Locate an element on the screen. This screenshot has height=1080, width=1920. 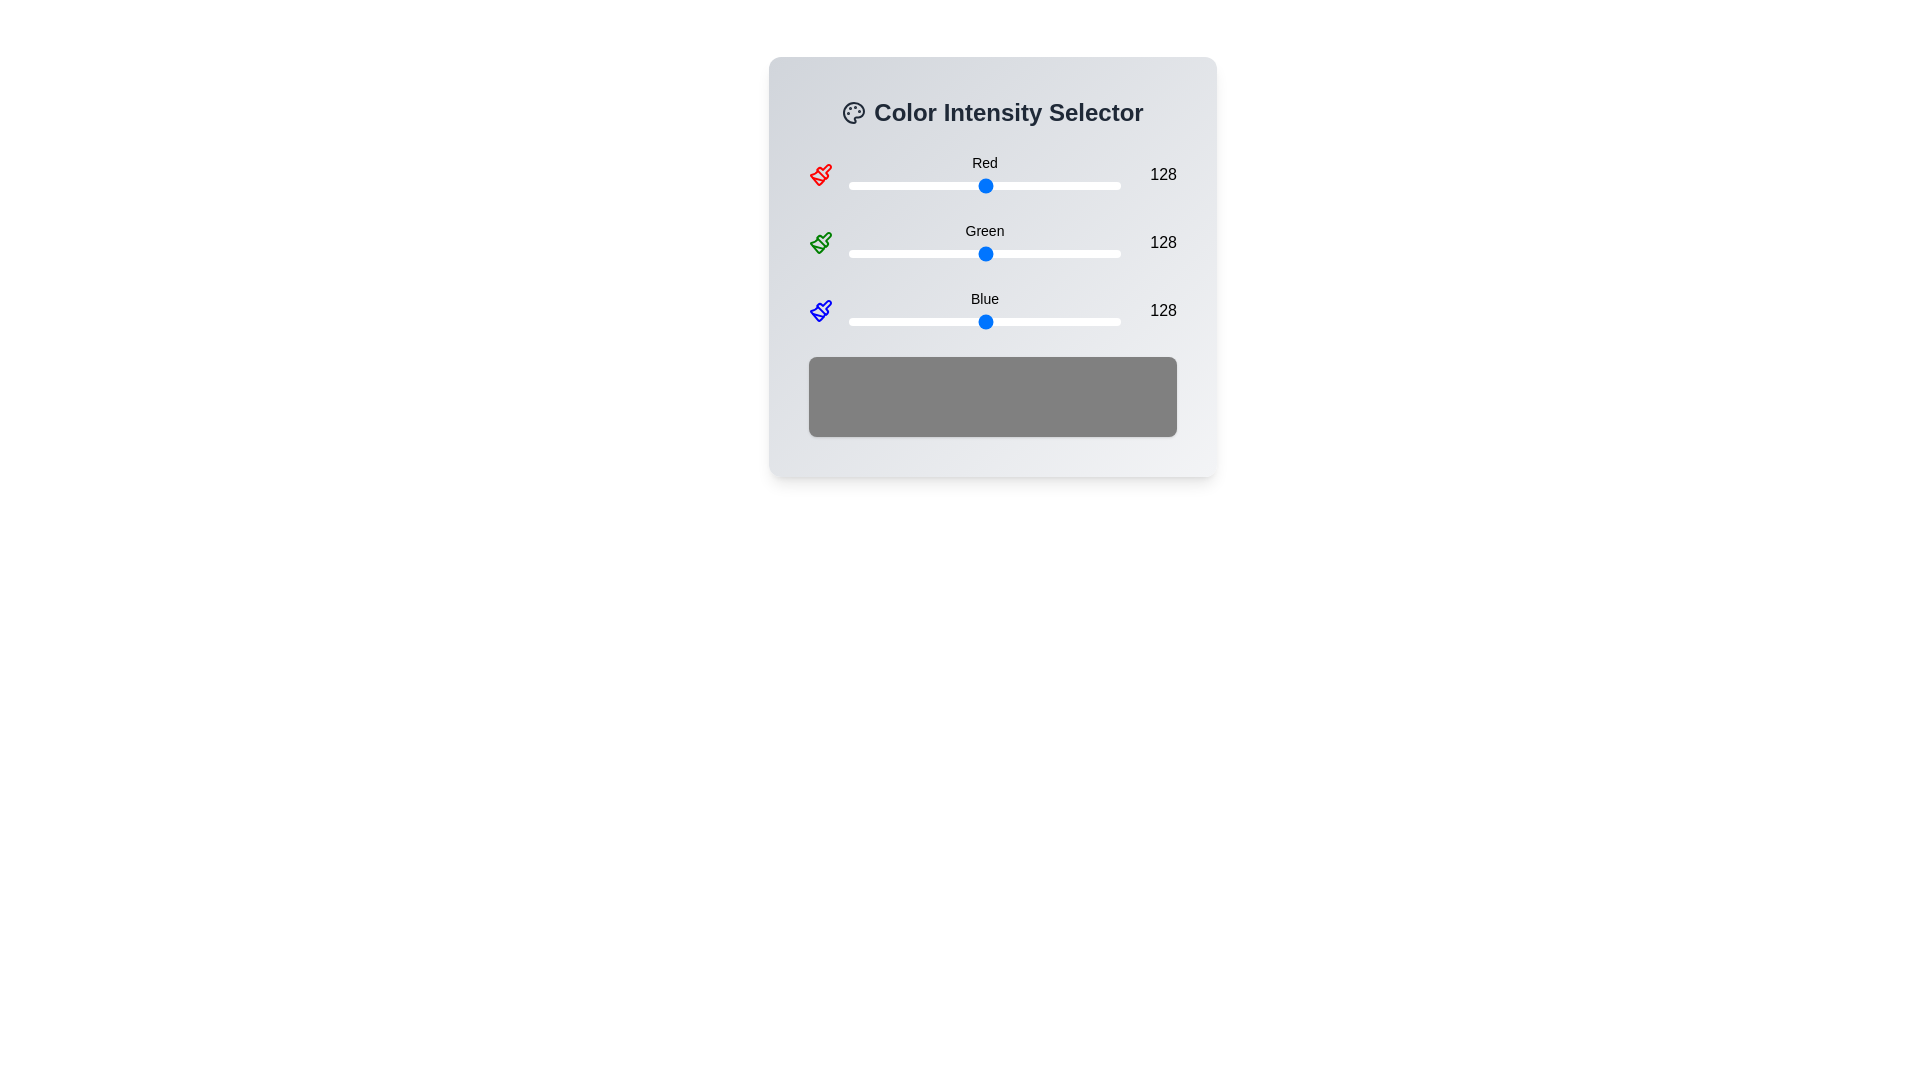
the green intensity is located at coordinates (1047, 253).